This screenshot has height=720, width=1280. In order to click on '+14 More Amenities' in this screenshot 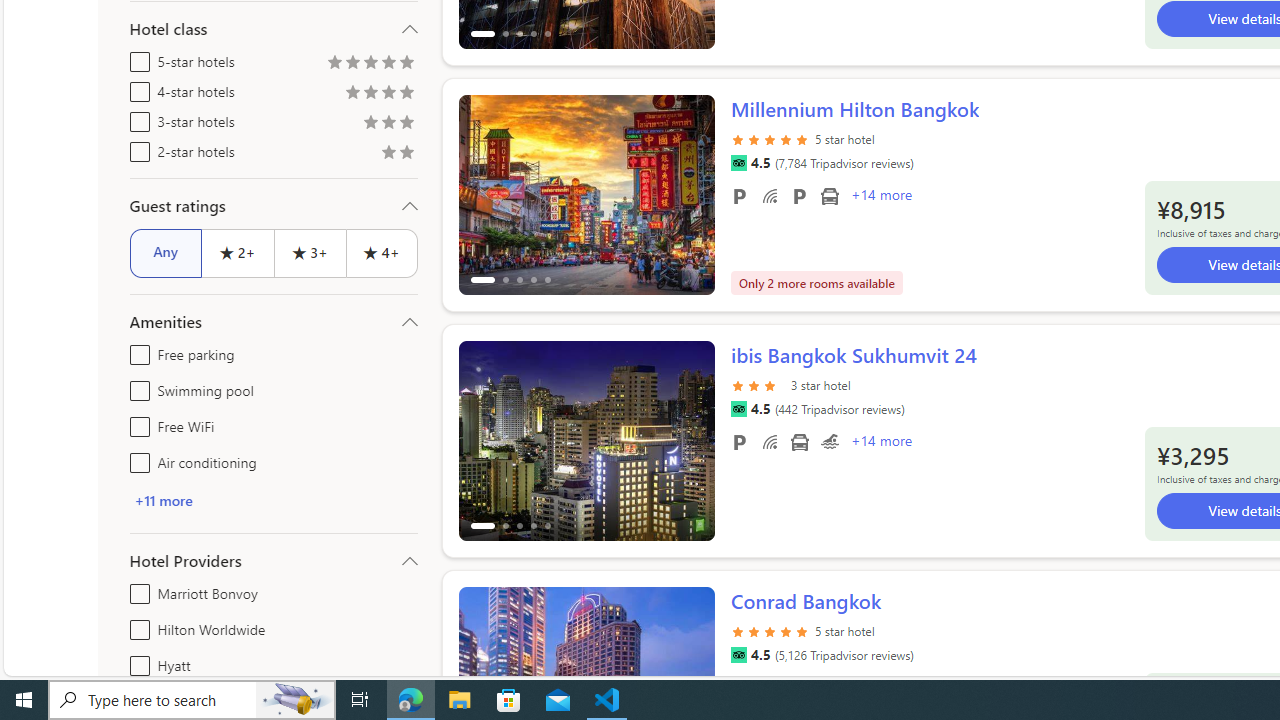, I will do `click(880, 442)`.